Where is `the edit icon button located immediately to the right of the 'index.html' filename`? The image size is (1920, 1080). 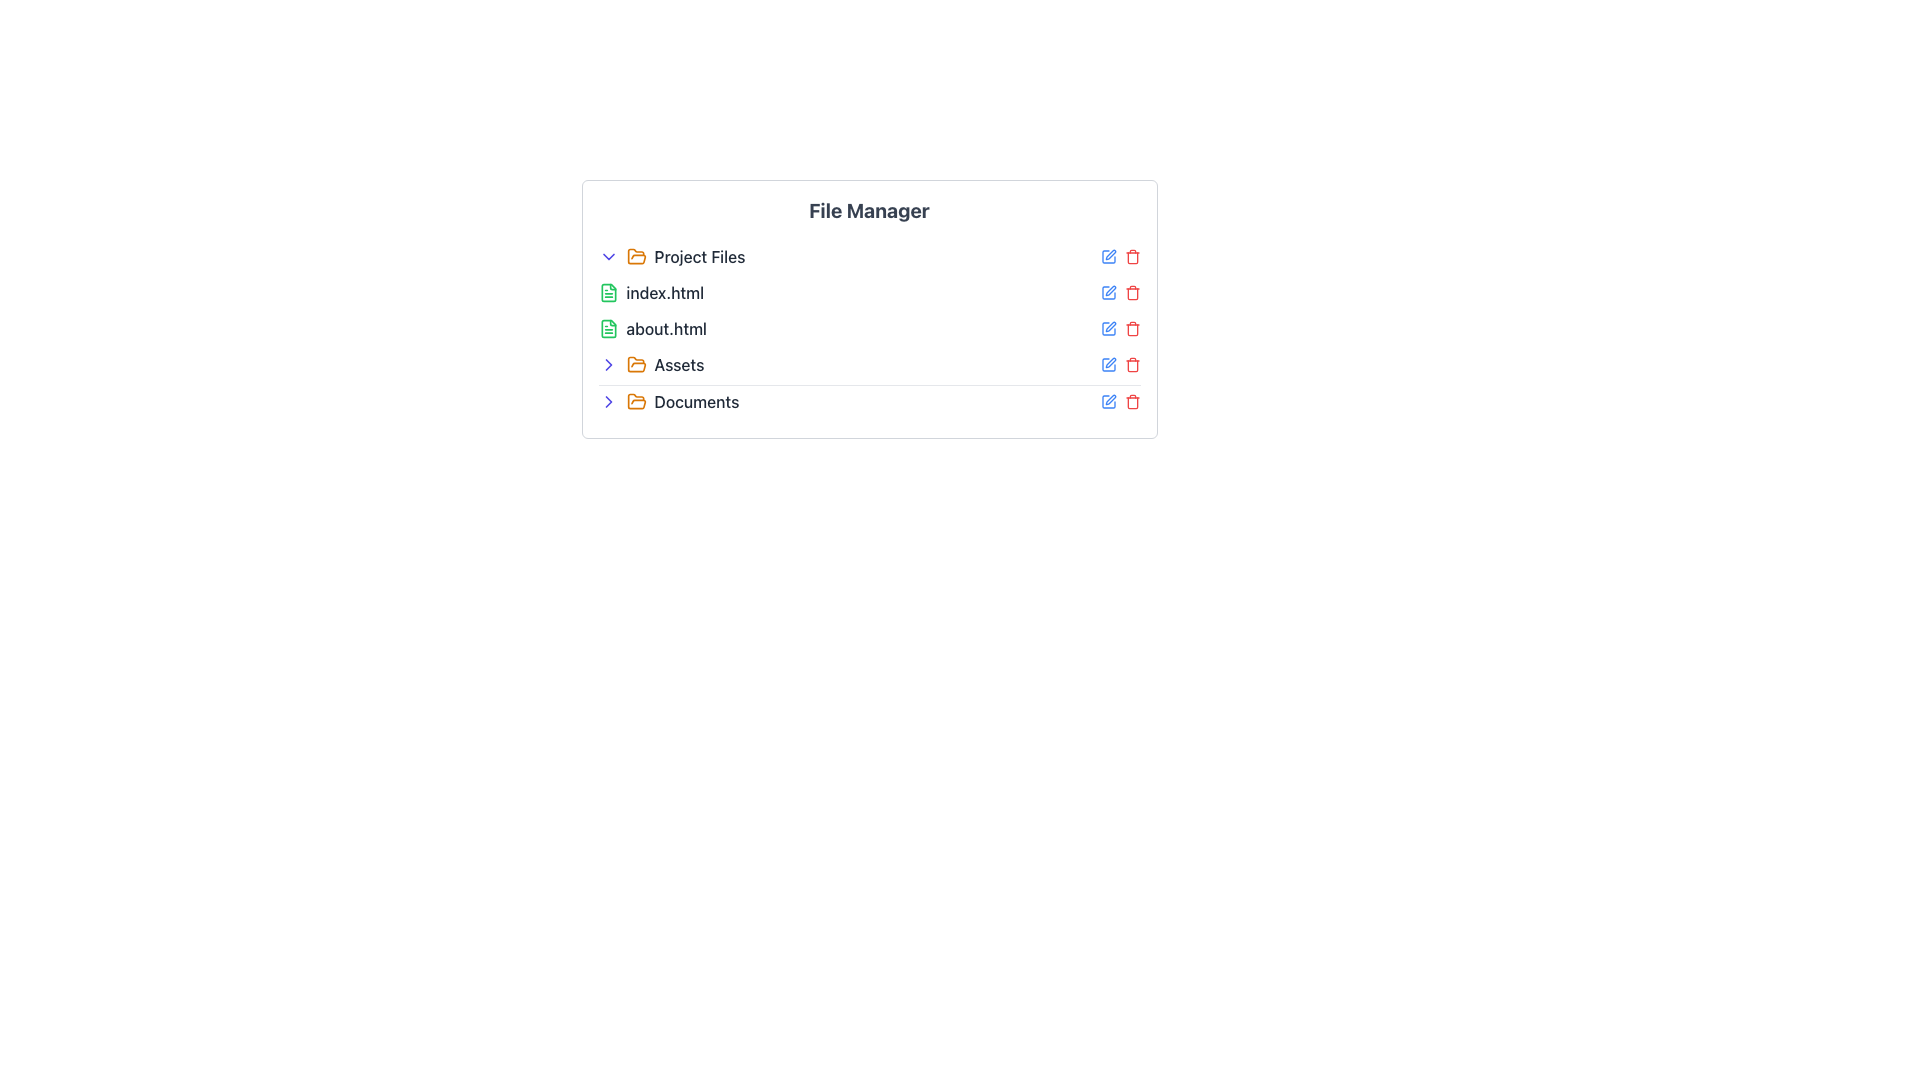
the edit icon button located immediately to the right of the 'index.html' filename is located at coordinates (1107, 293).